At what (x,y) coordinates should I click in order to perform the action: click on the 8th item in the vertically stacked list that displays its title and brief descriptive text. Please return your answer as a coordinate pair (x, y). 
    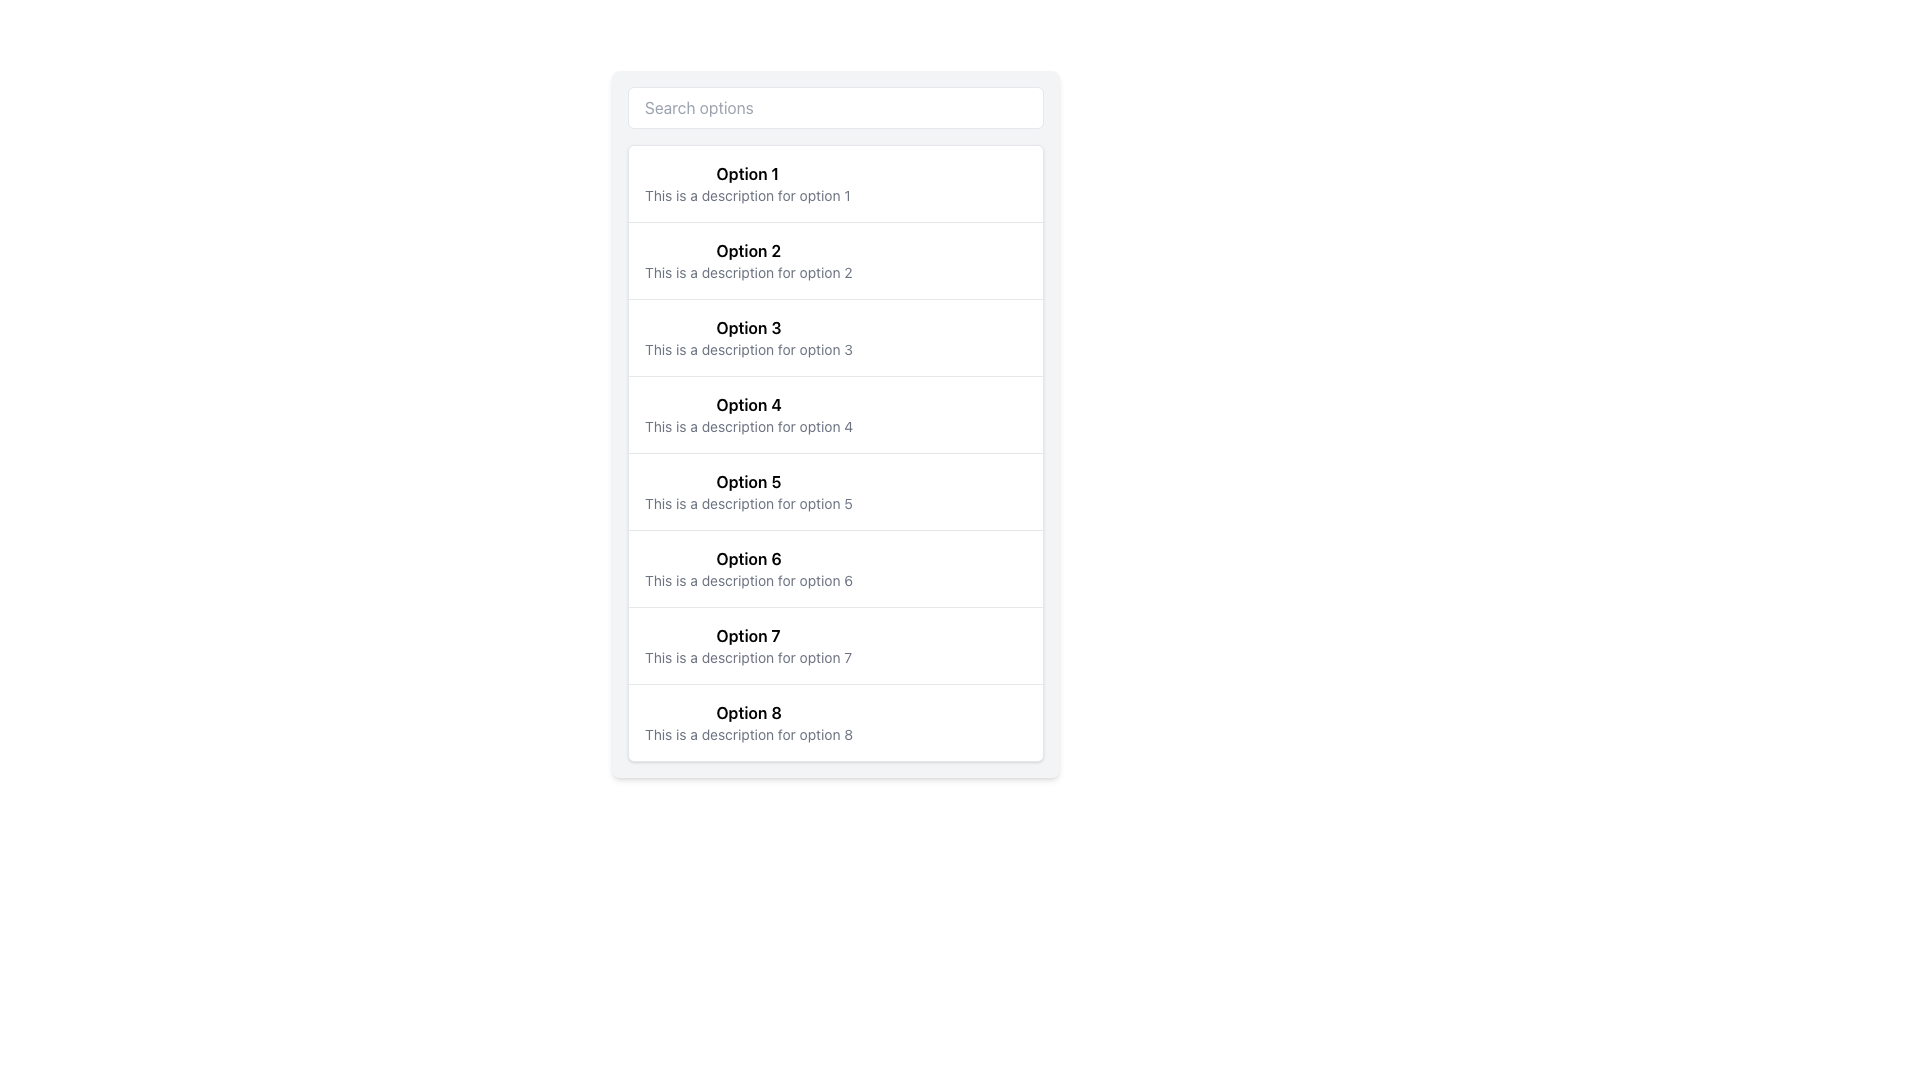
    Looking at the image, I should click on (747, 722).